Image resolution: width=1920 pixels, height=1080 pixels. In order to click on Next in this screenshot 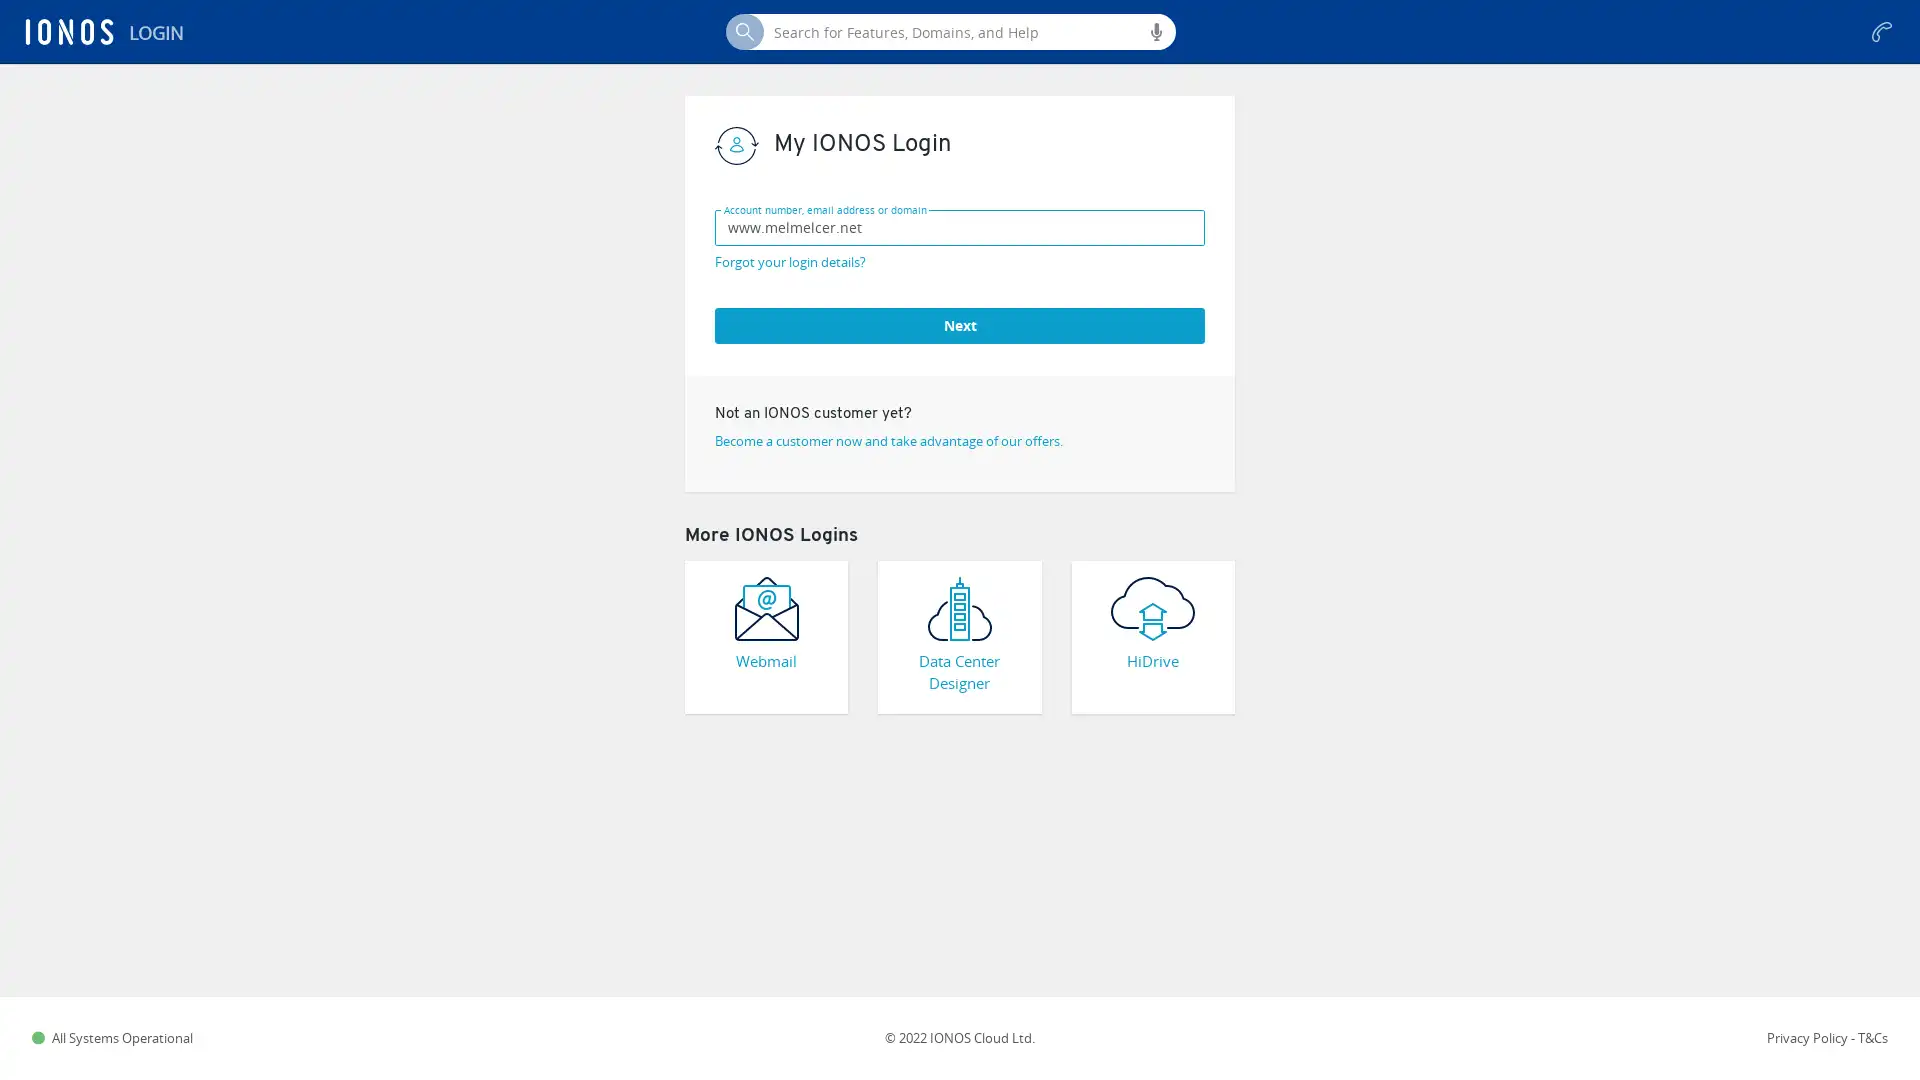, I will do `click(960, 323)`.